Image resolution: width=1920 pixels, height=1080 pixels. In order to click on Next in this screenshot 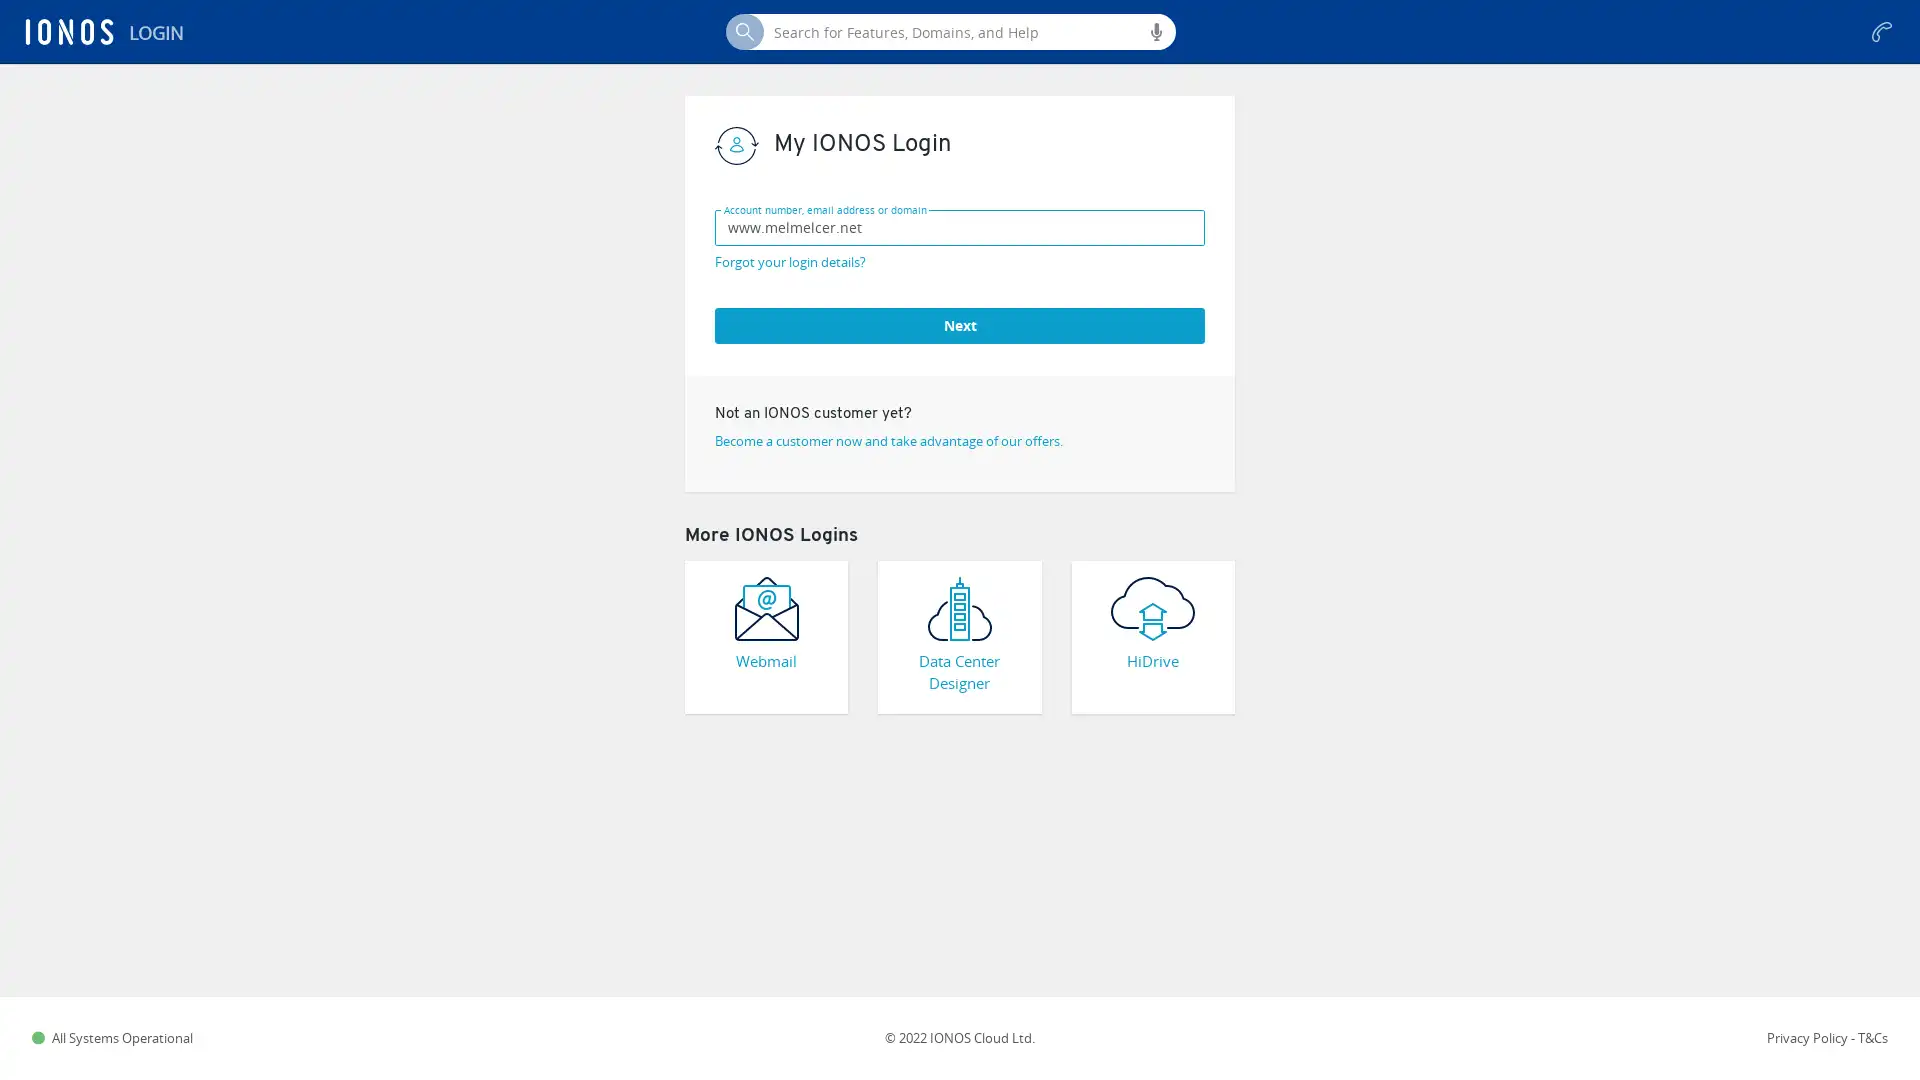, I will do `click(960, 323)`.